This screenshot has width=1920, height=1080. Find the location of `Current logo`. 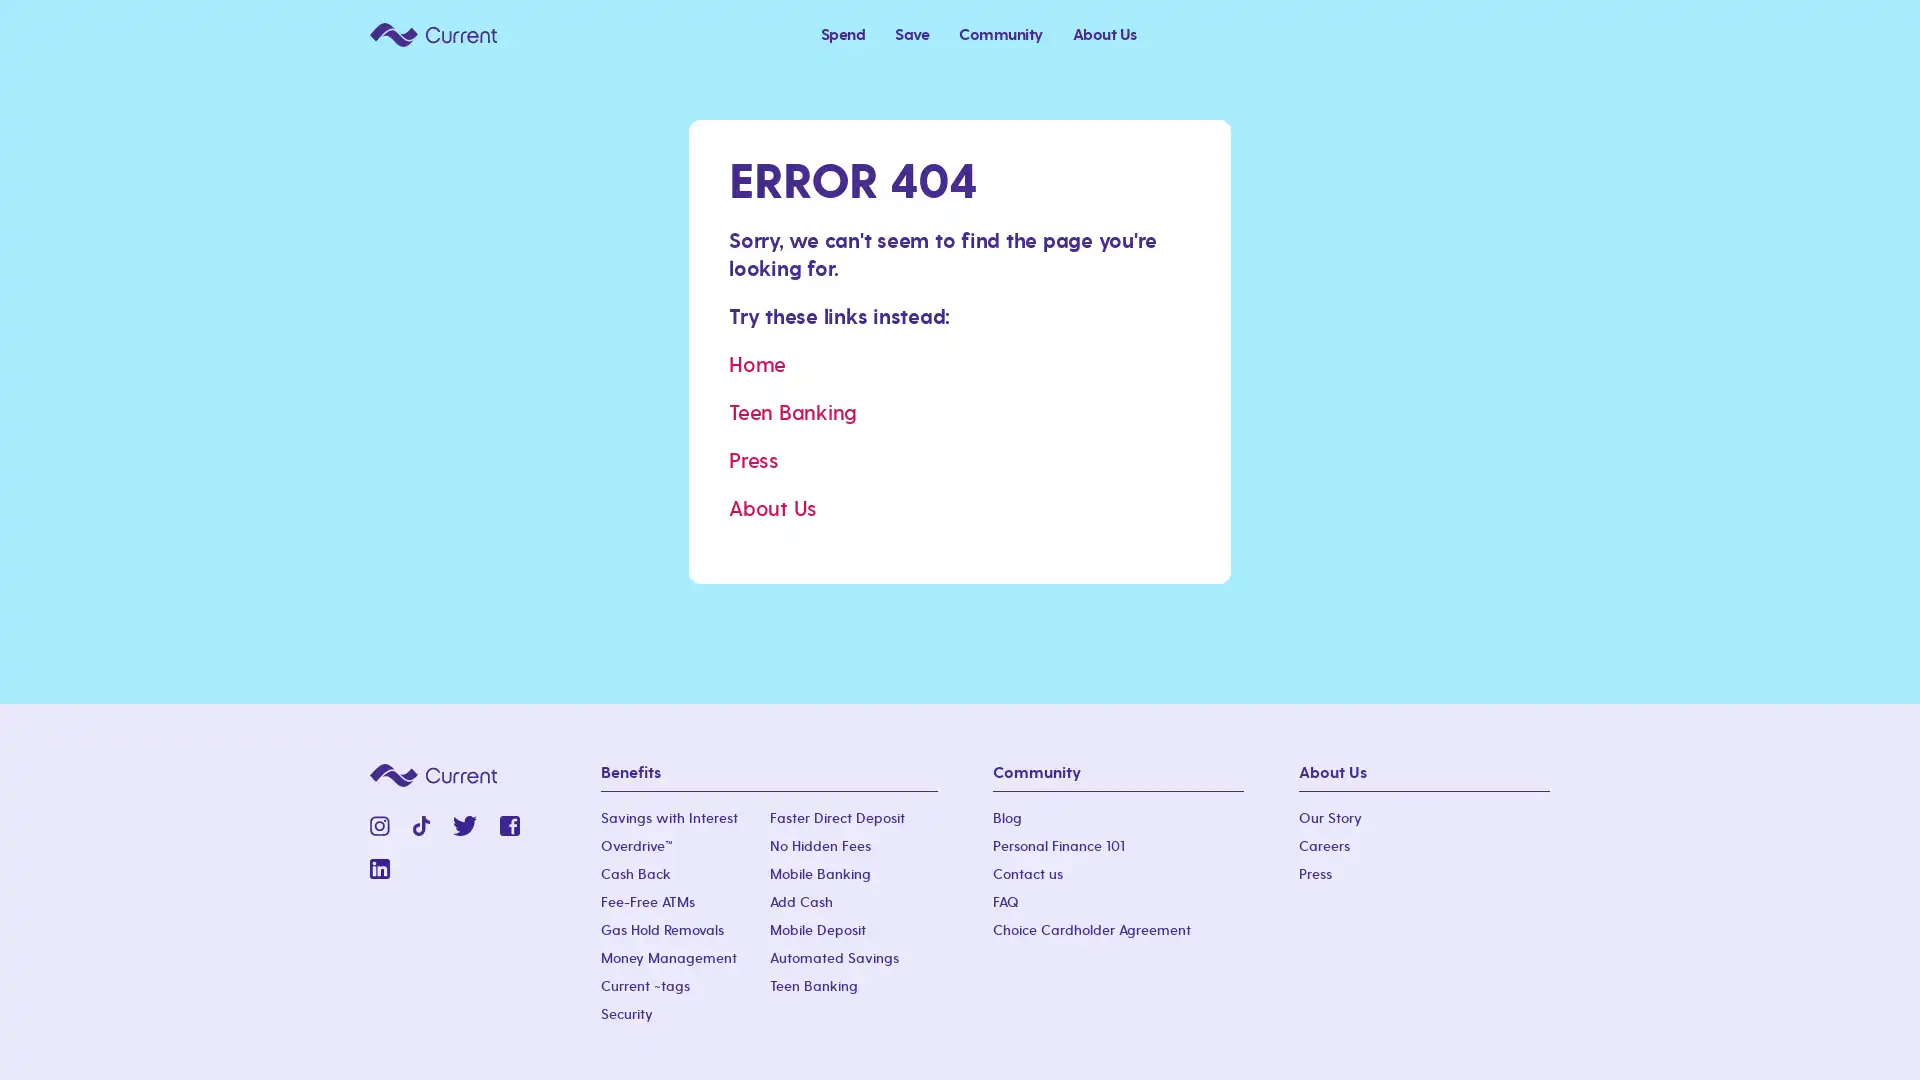

Current logo is located at coordinates (432, 33).